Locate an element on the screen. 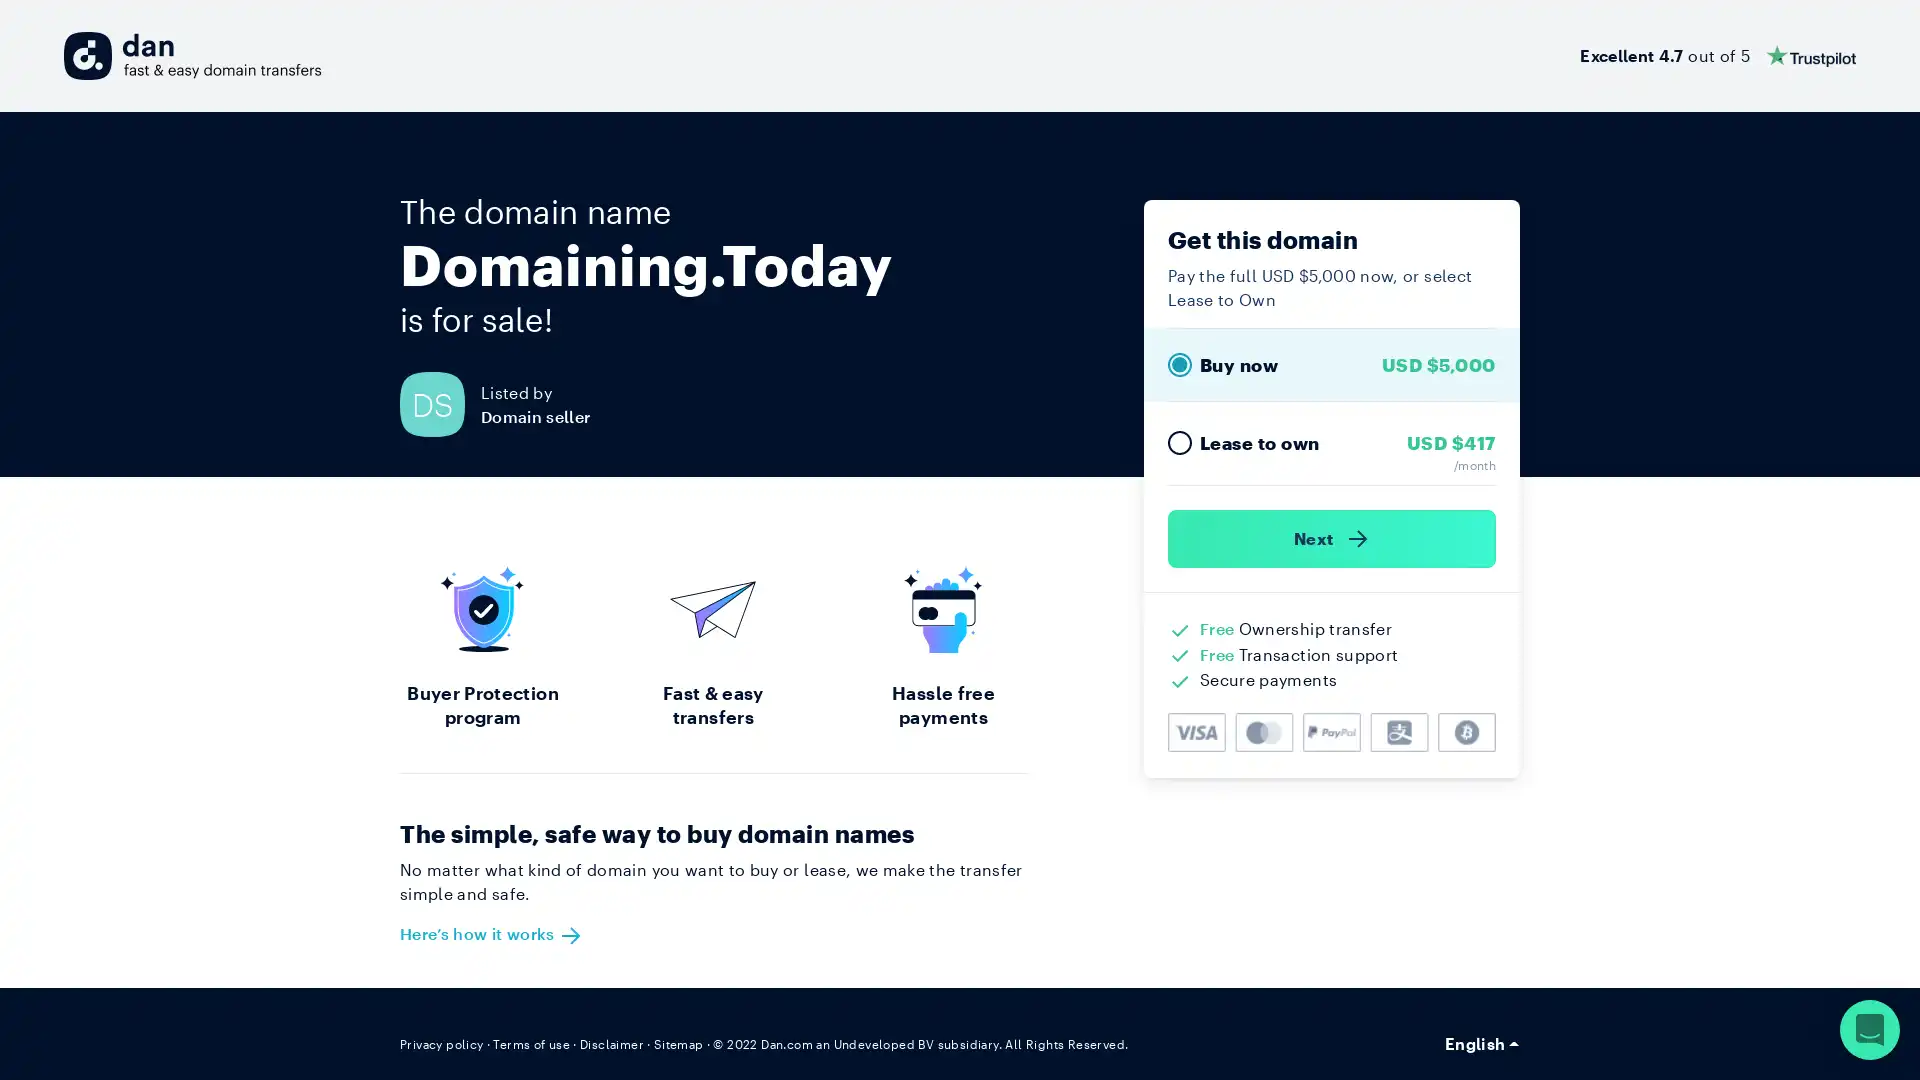 The image size is (1920, 1080). Open Intercom Messenger is located at coordinates (1869, 1029).